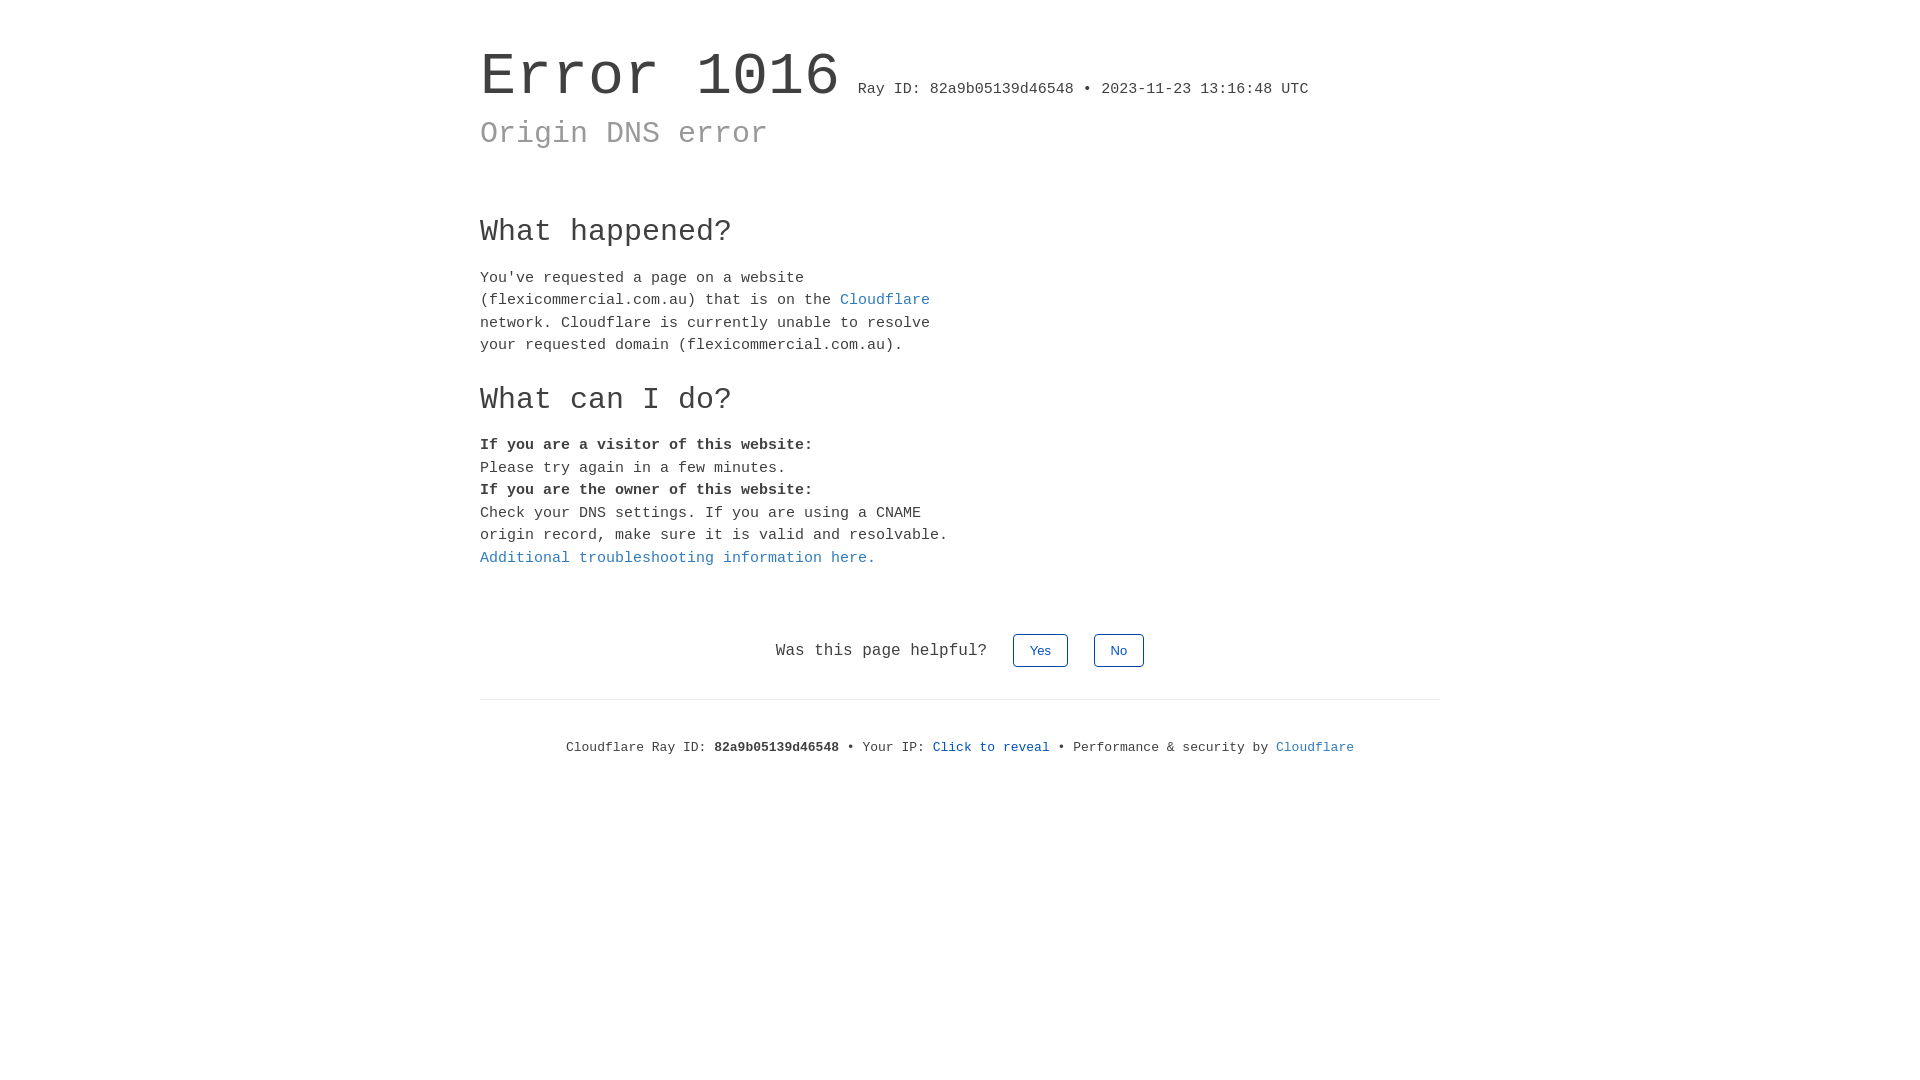 Image resolution: width=1920 pixels, height=1080 pixels. What do you see at coordinates (991, 747) in the screenshot?
I see `'Click to reveal'` at bounding box center [991, 747].